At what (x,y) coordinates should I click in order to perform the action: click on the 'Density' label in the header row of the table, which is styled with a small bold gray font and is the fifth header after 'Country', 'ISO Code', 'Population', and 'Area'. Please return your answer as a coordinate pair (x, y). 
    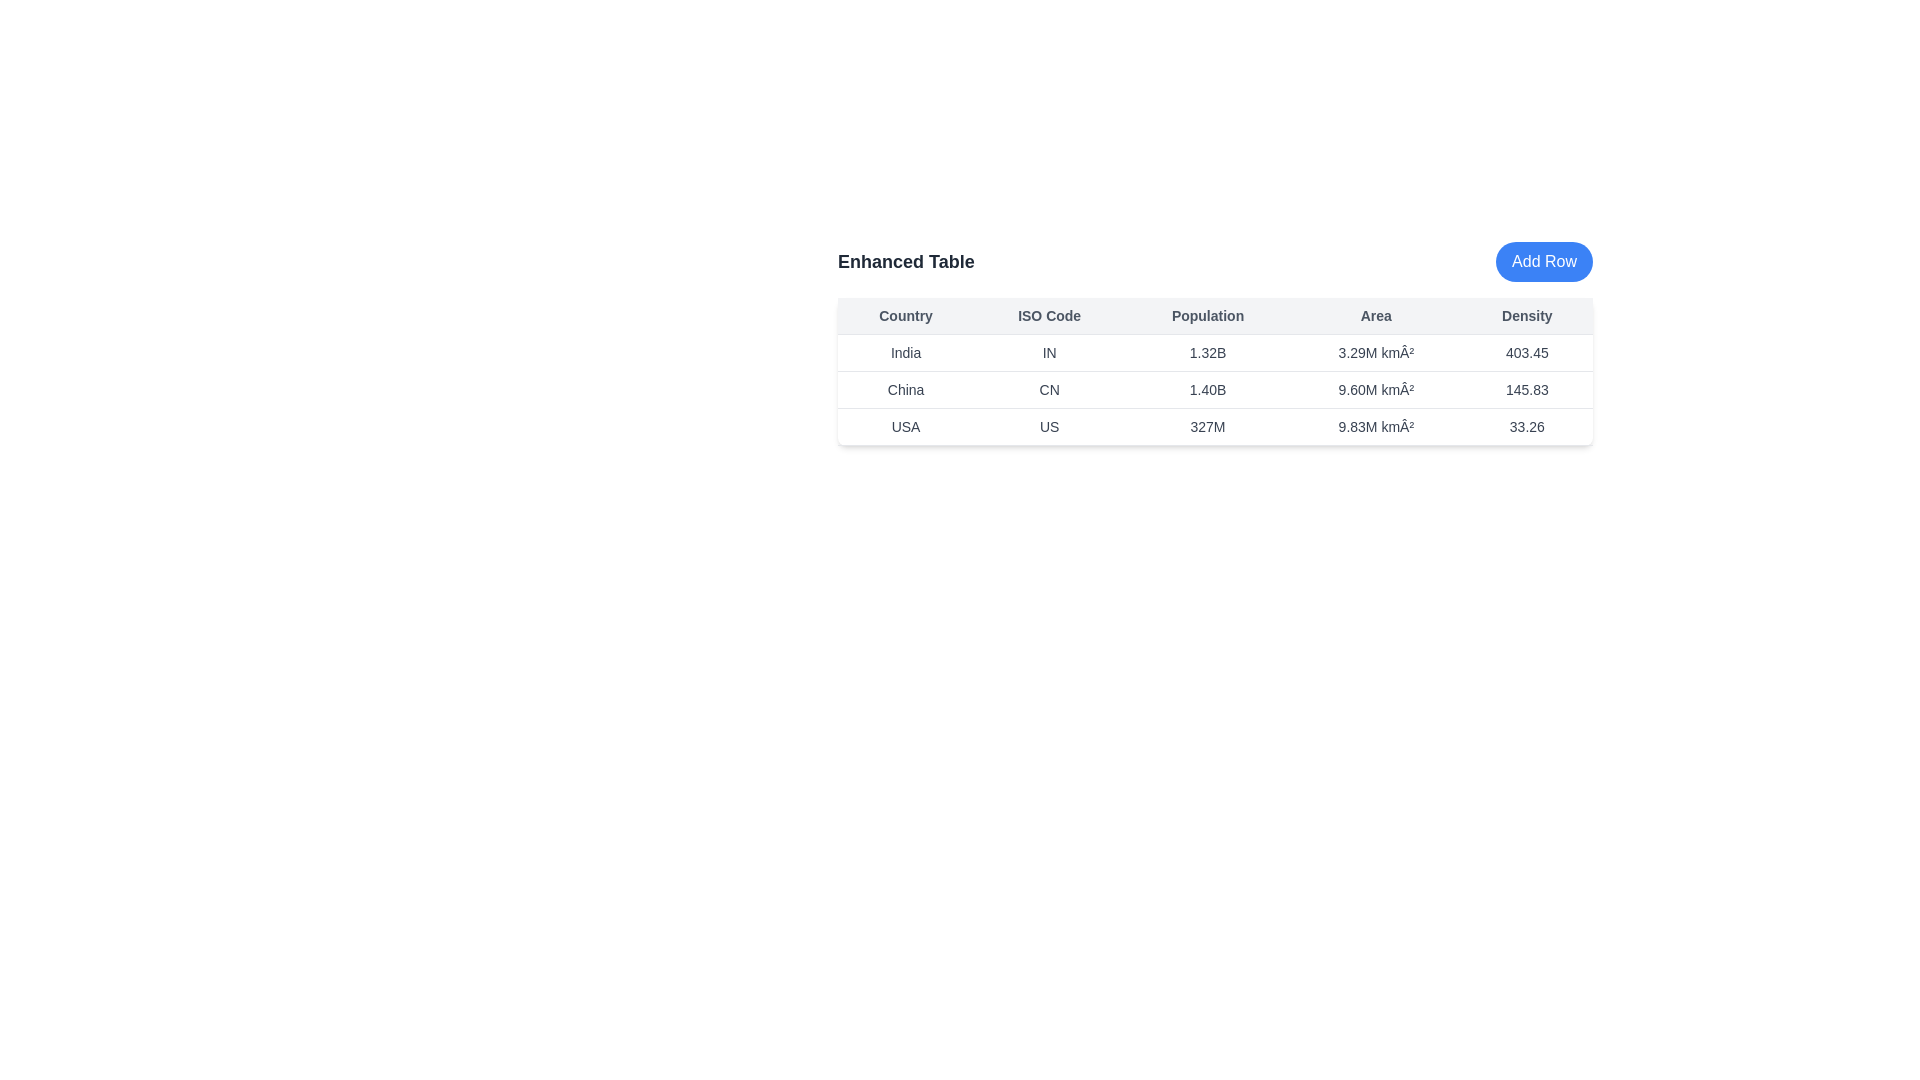
    Looking at the image, I should click on (1526, 315).